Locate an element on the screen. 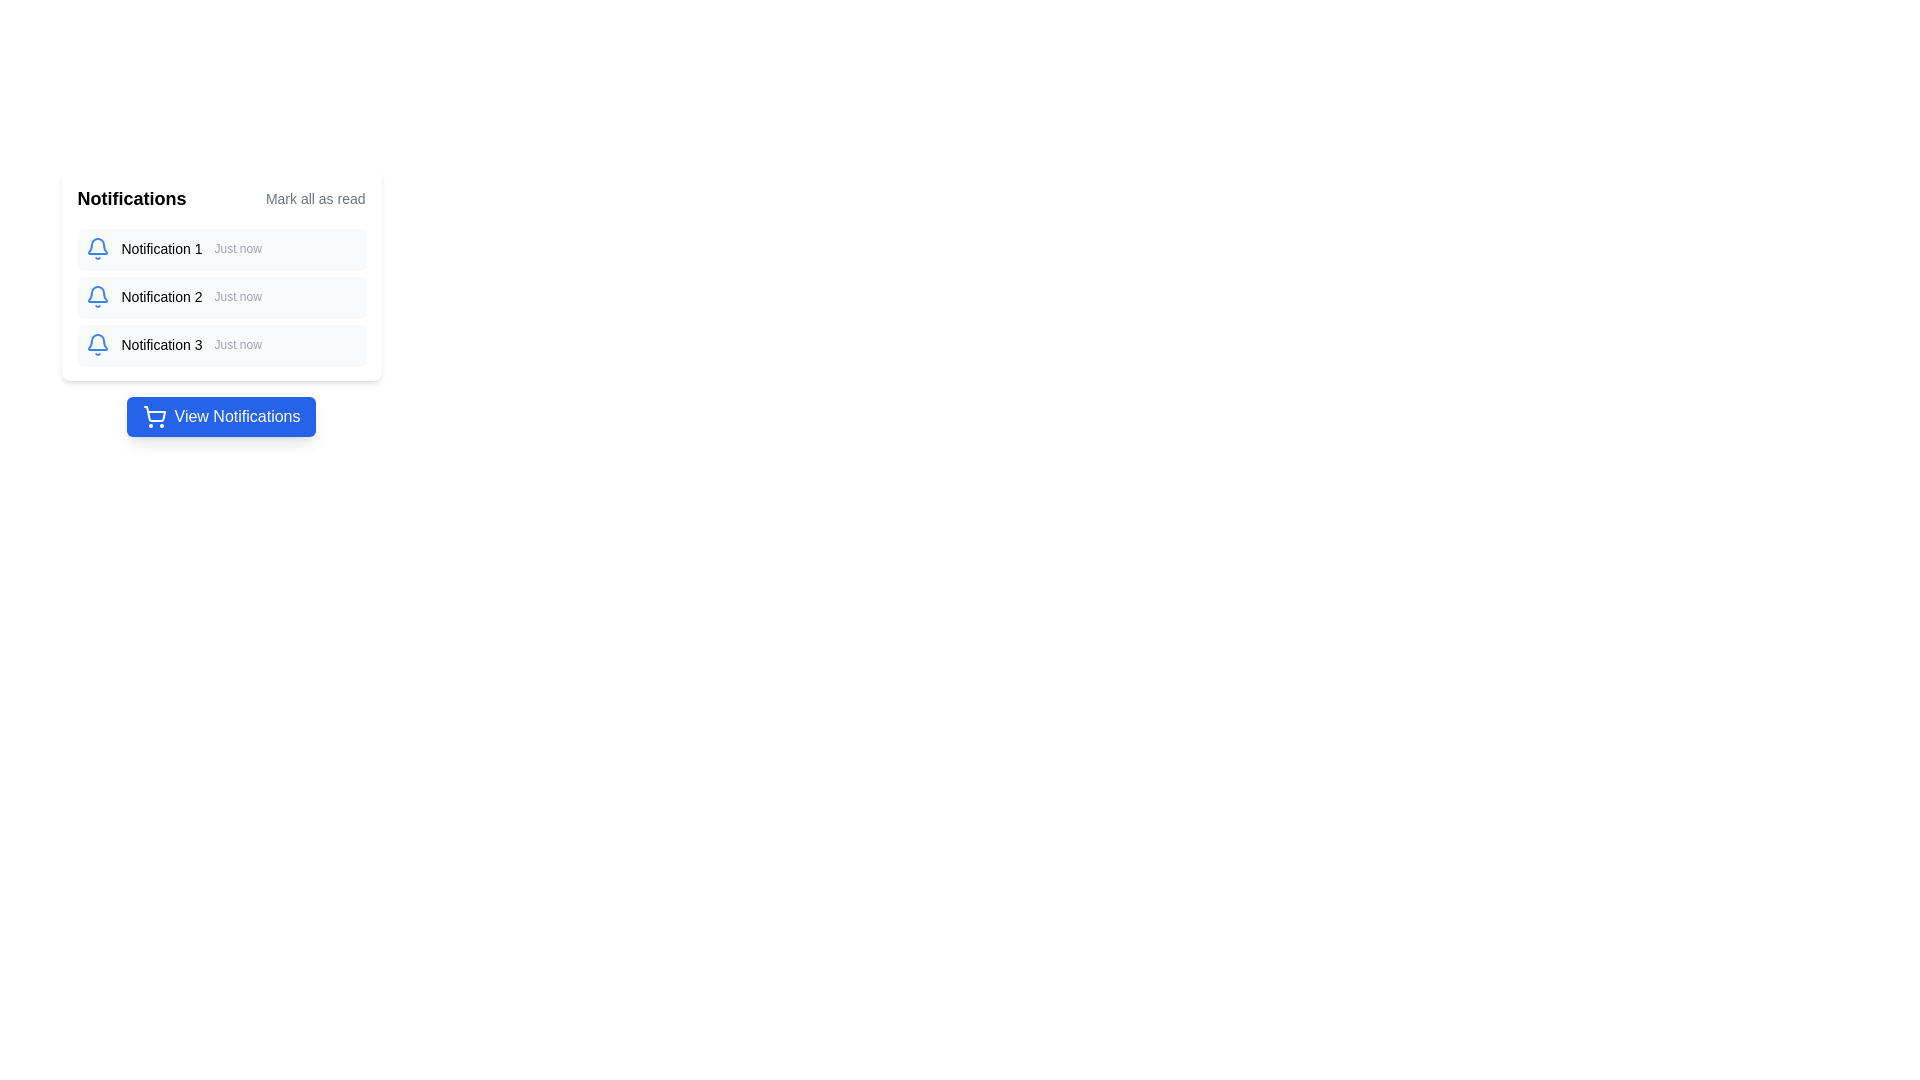 The width and height of the screenshot is (1920, 1080). the static text label displaying 'Notification 3', which is styled with a small font size and medium font weight, located next to a blue bell icon in a vertically stacked list of notifications is located at coordinates (162, 343).